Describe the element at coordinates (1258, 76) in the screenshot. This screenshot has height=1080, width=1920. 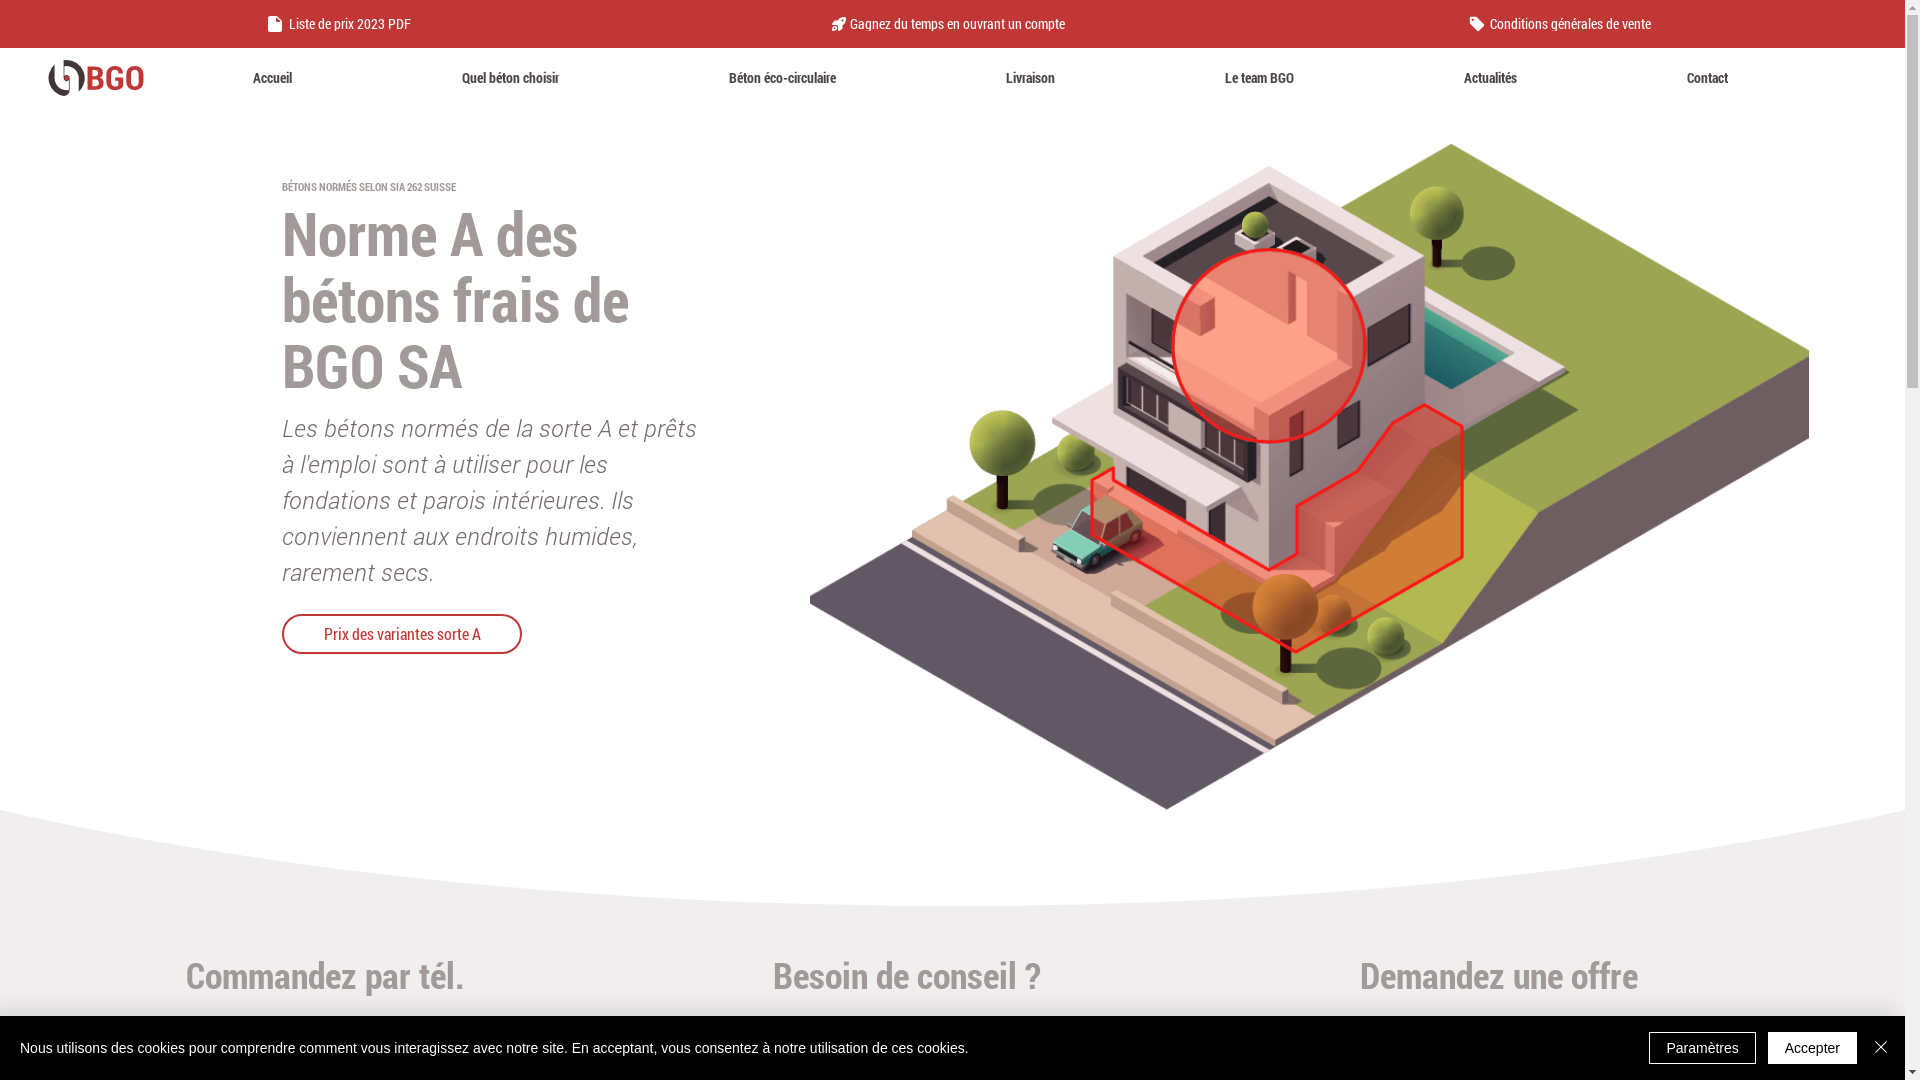
I see `'Le team BGO'` at that location.